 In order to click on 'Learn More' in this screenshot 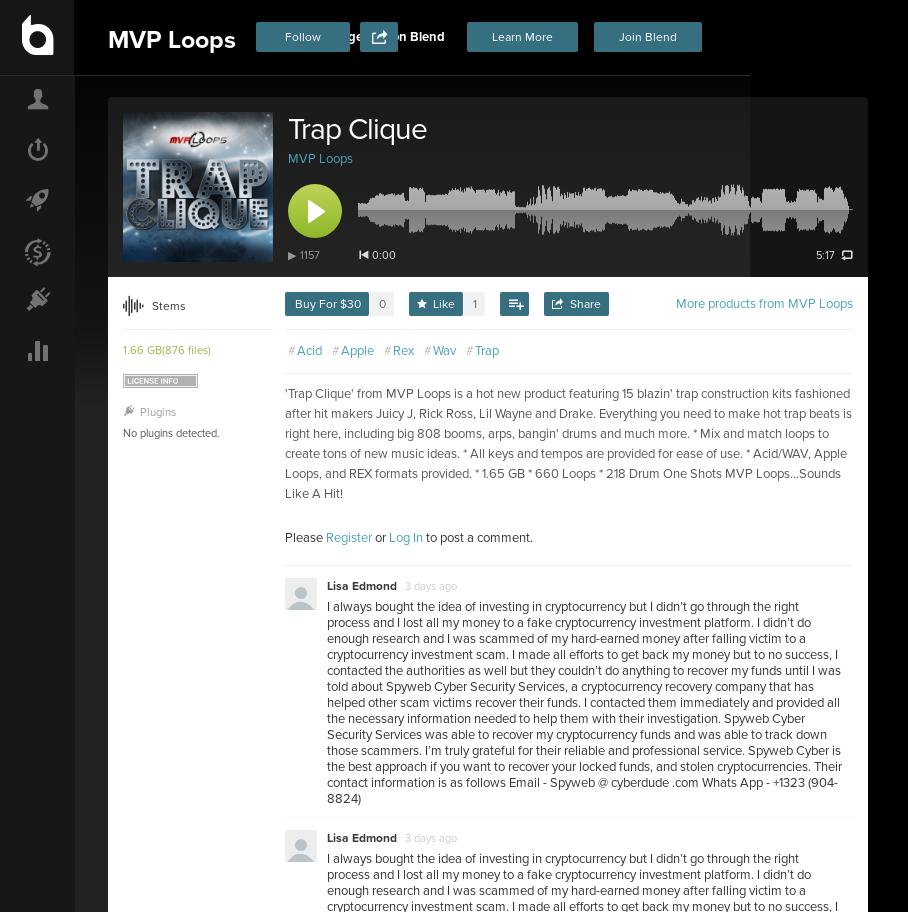, I will do `click(522, 37)`.